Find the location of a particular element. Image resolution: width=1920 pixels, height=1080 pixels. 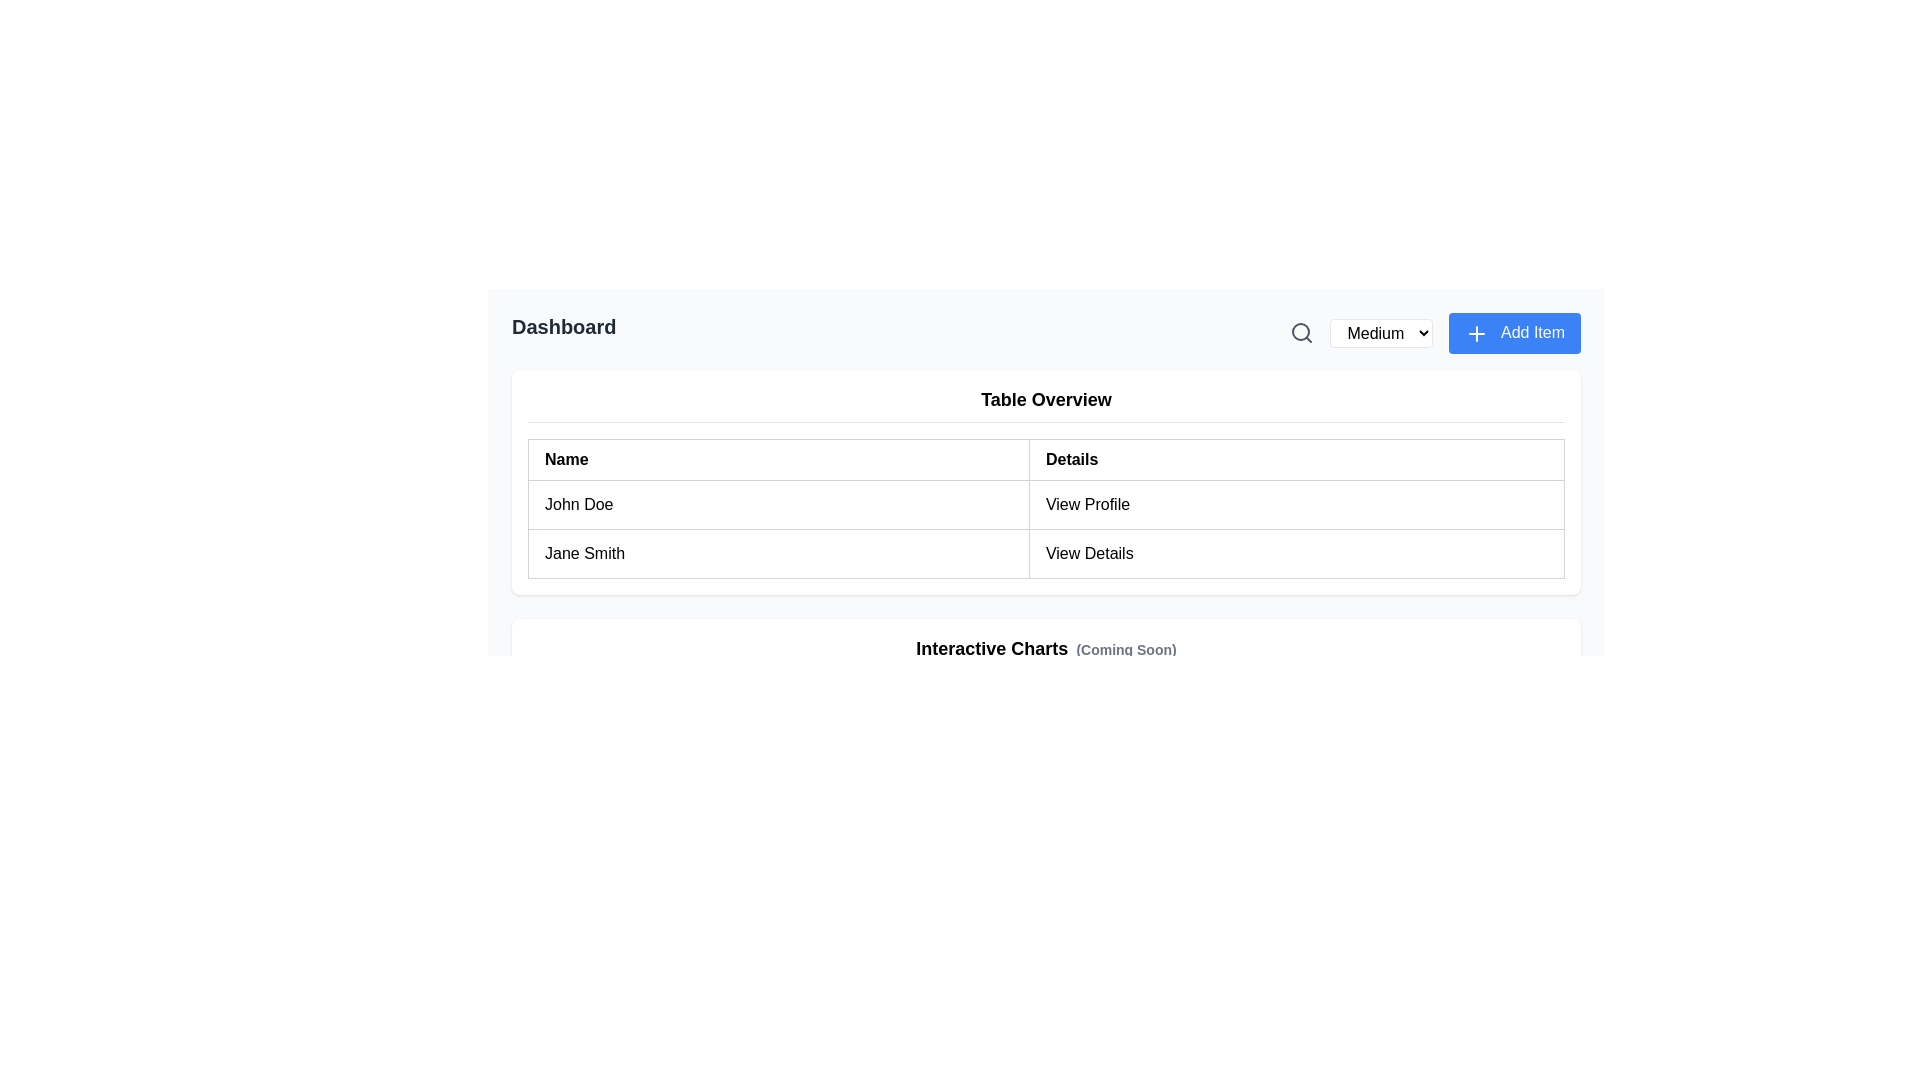

the SVG circle element that represents the search function, which is located to the left of the 'Medium' dropdown and to the right of the main header bar is located at coordinates (1301, 331).